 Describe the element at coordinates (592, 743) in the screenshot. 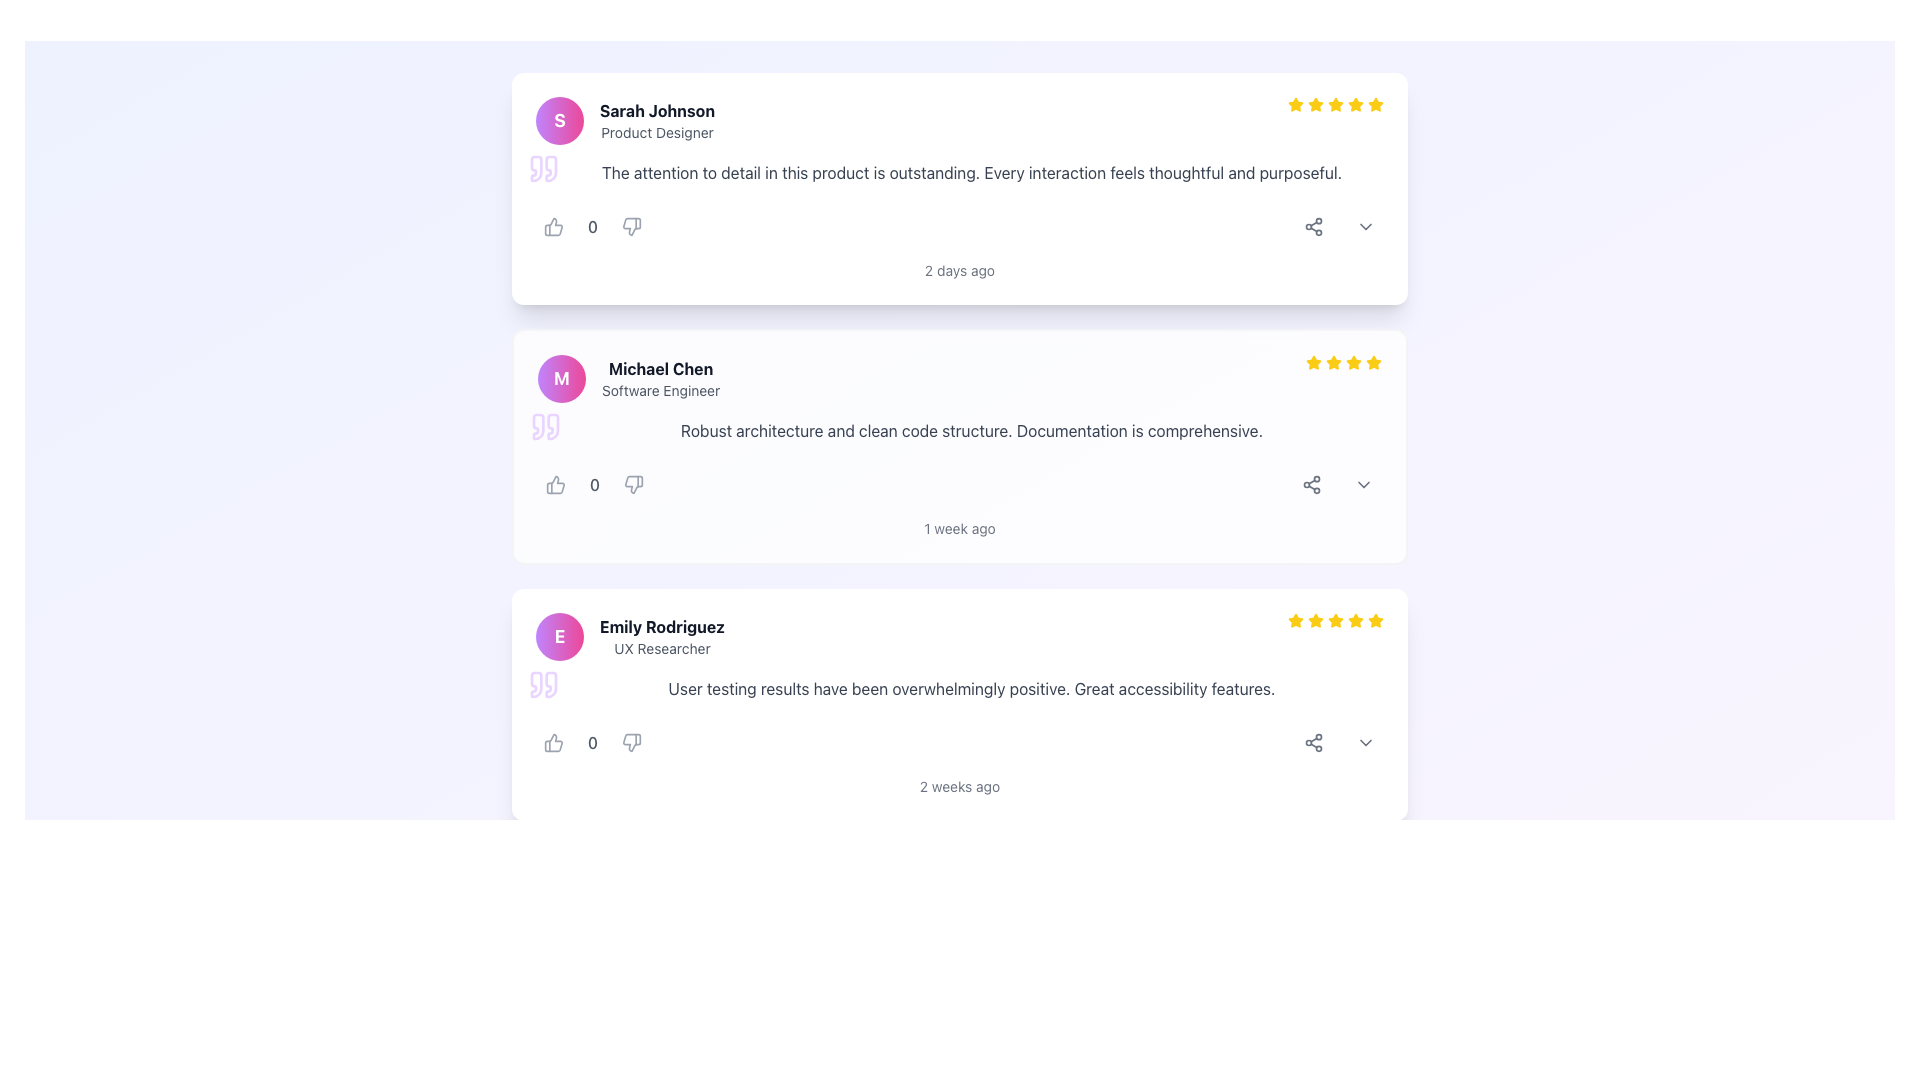

I see `the small text component displaying the number '0' in gray, which is positioned next to the thumbs-up icon within the user feedback card` at that location.